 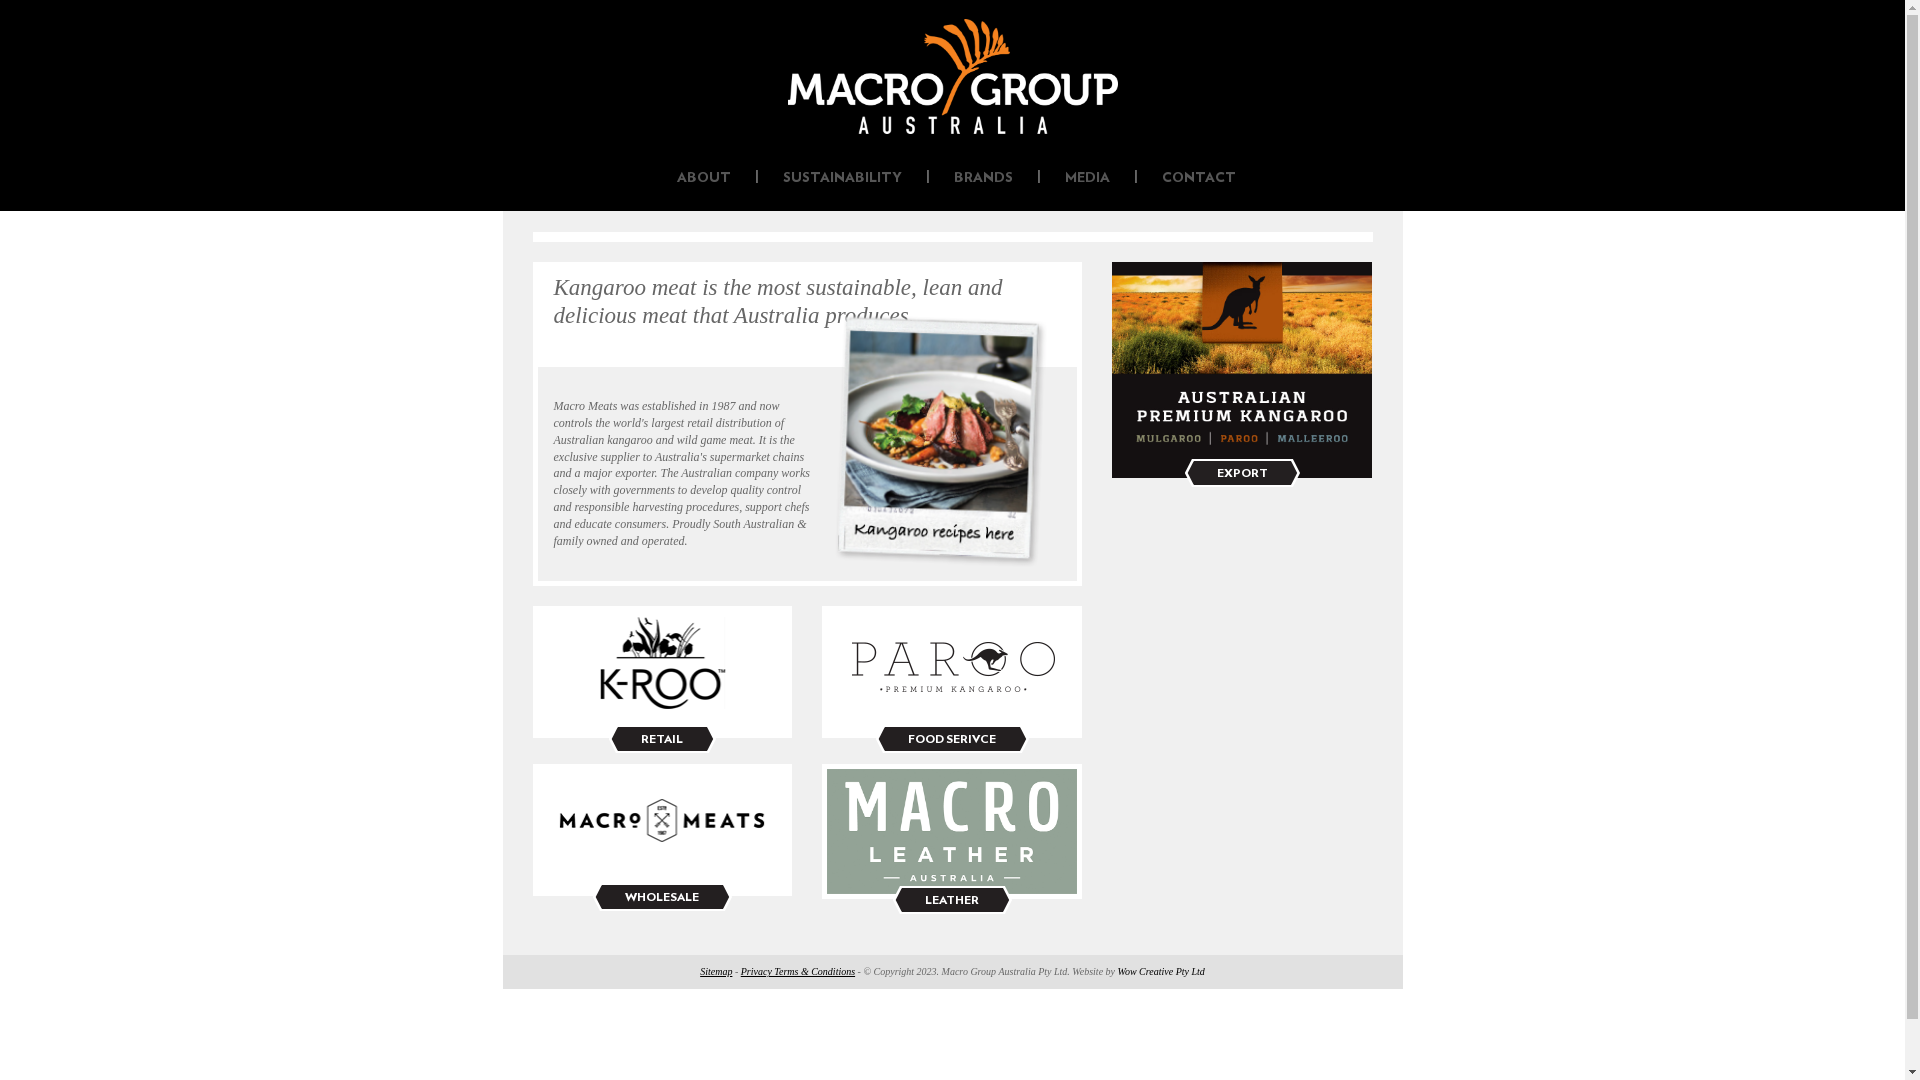 I want to click on 'ABOUT', so click(x=704, y=176).